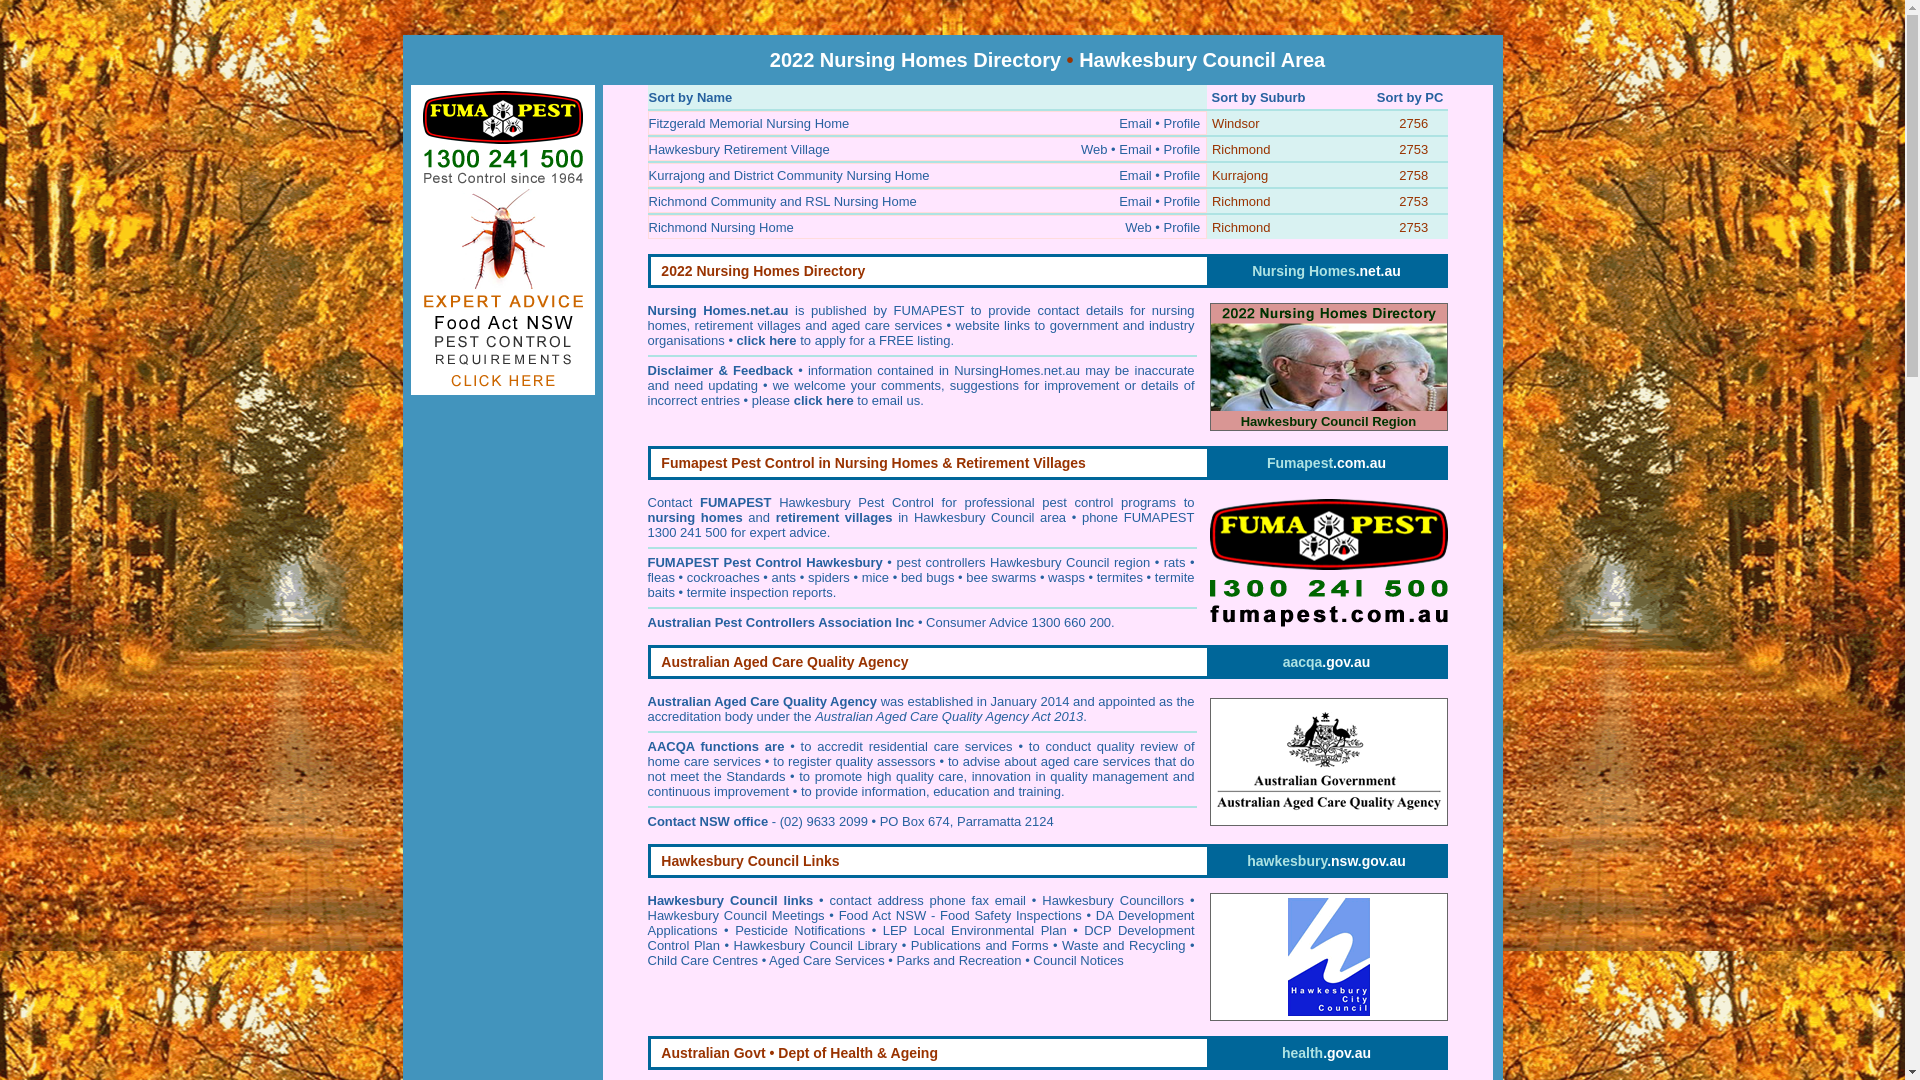 Image resolution: width=1920 pixels, height=1080 pixels. Describe the element at coordinates (803, 562) in the screenshot. I see `'Pest Control Hawkesbury'` at that location.